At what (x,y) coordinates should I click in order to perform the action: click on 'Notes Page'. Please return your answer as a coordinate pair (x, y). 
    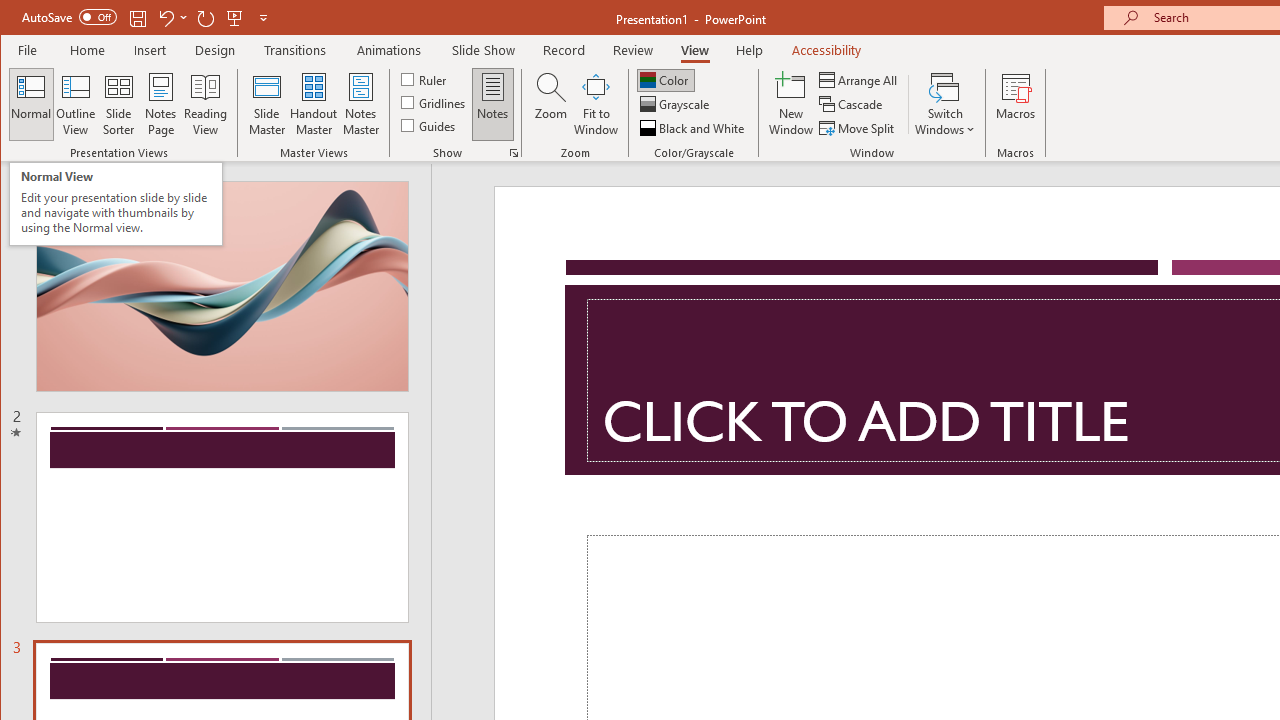
    Looking at the image, I should click on (160, 104).